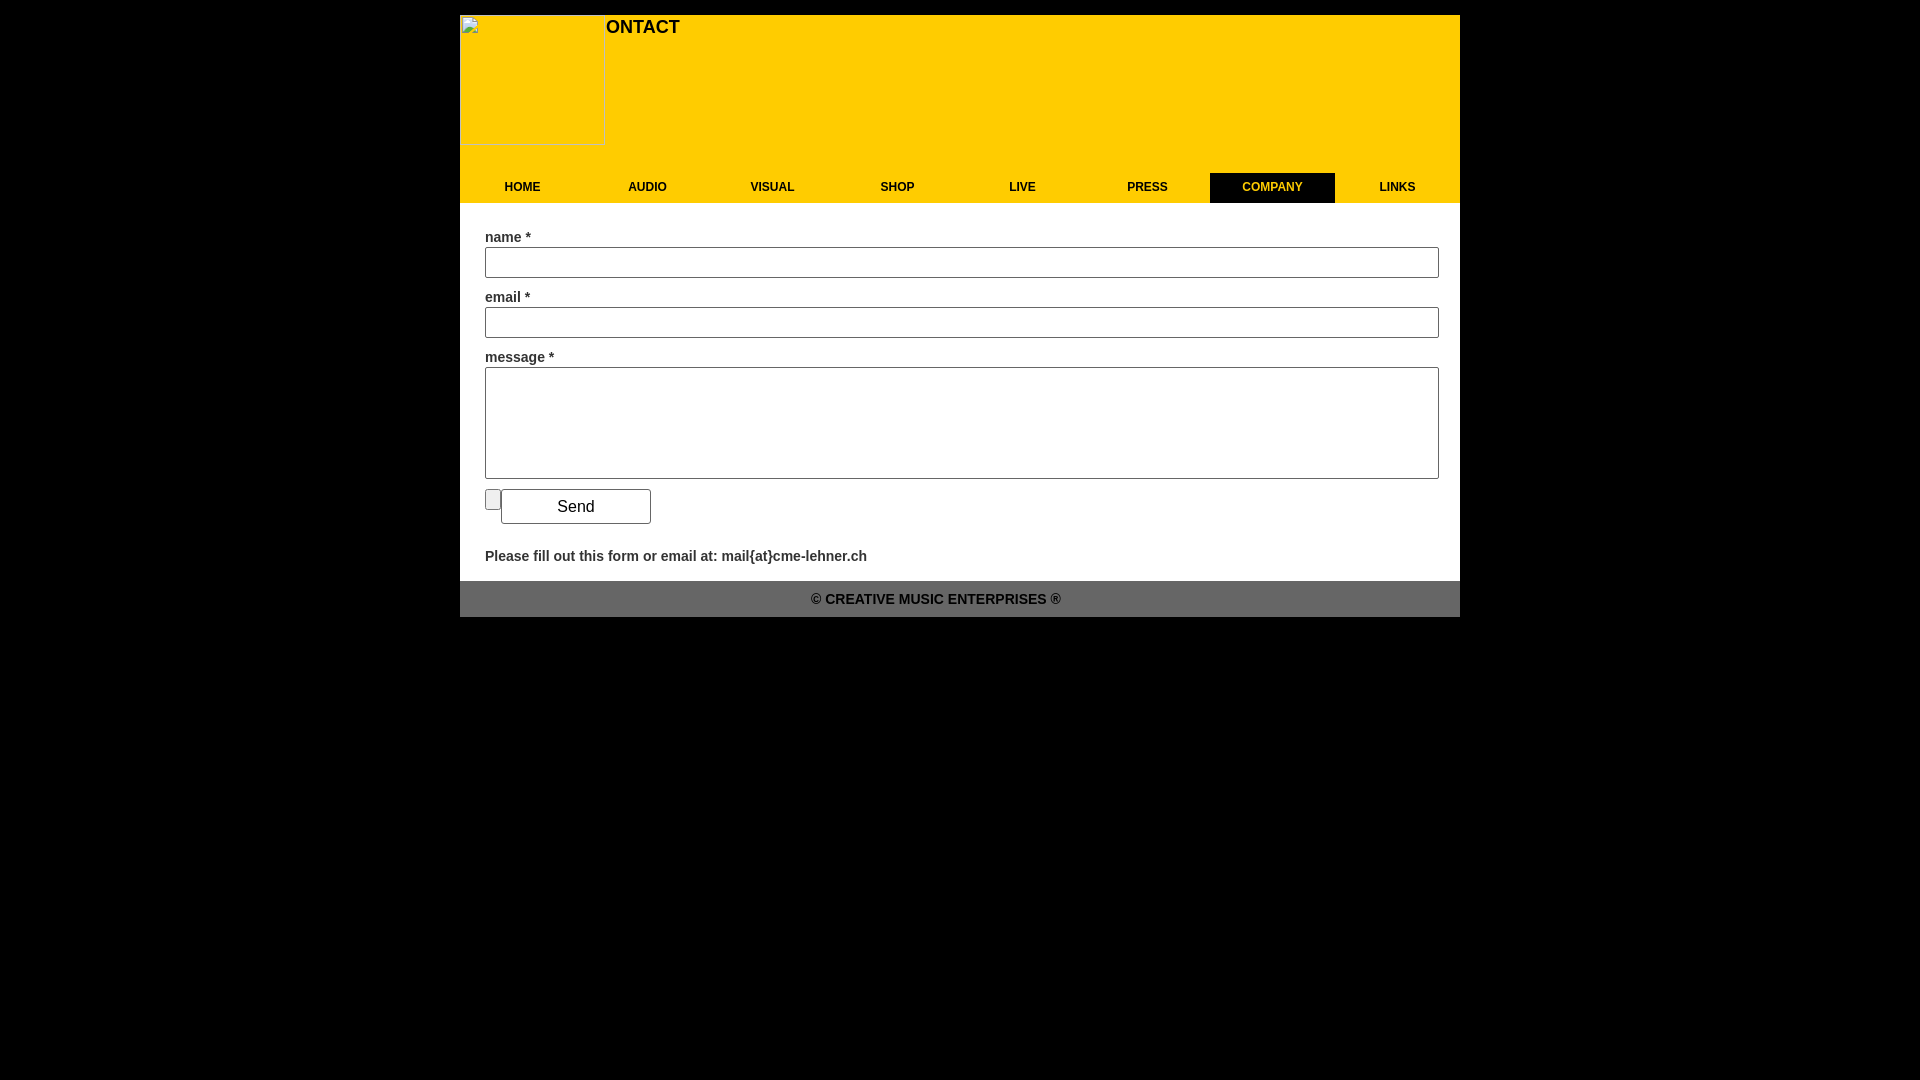 Image resolution: width=1920 pixels, height=1080 pixels. Describe the element at coordinates (710, 188) in the screenshot. I see `'VISUAL'` at that location.